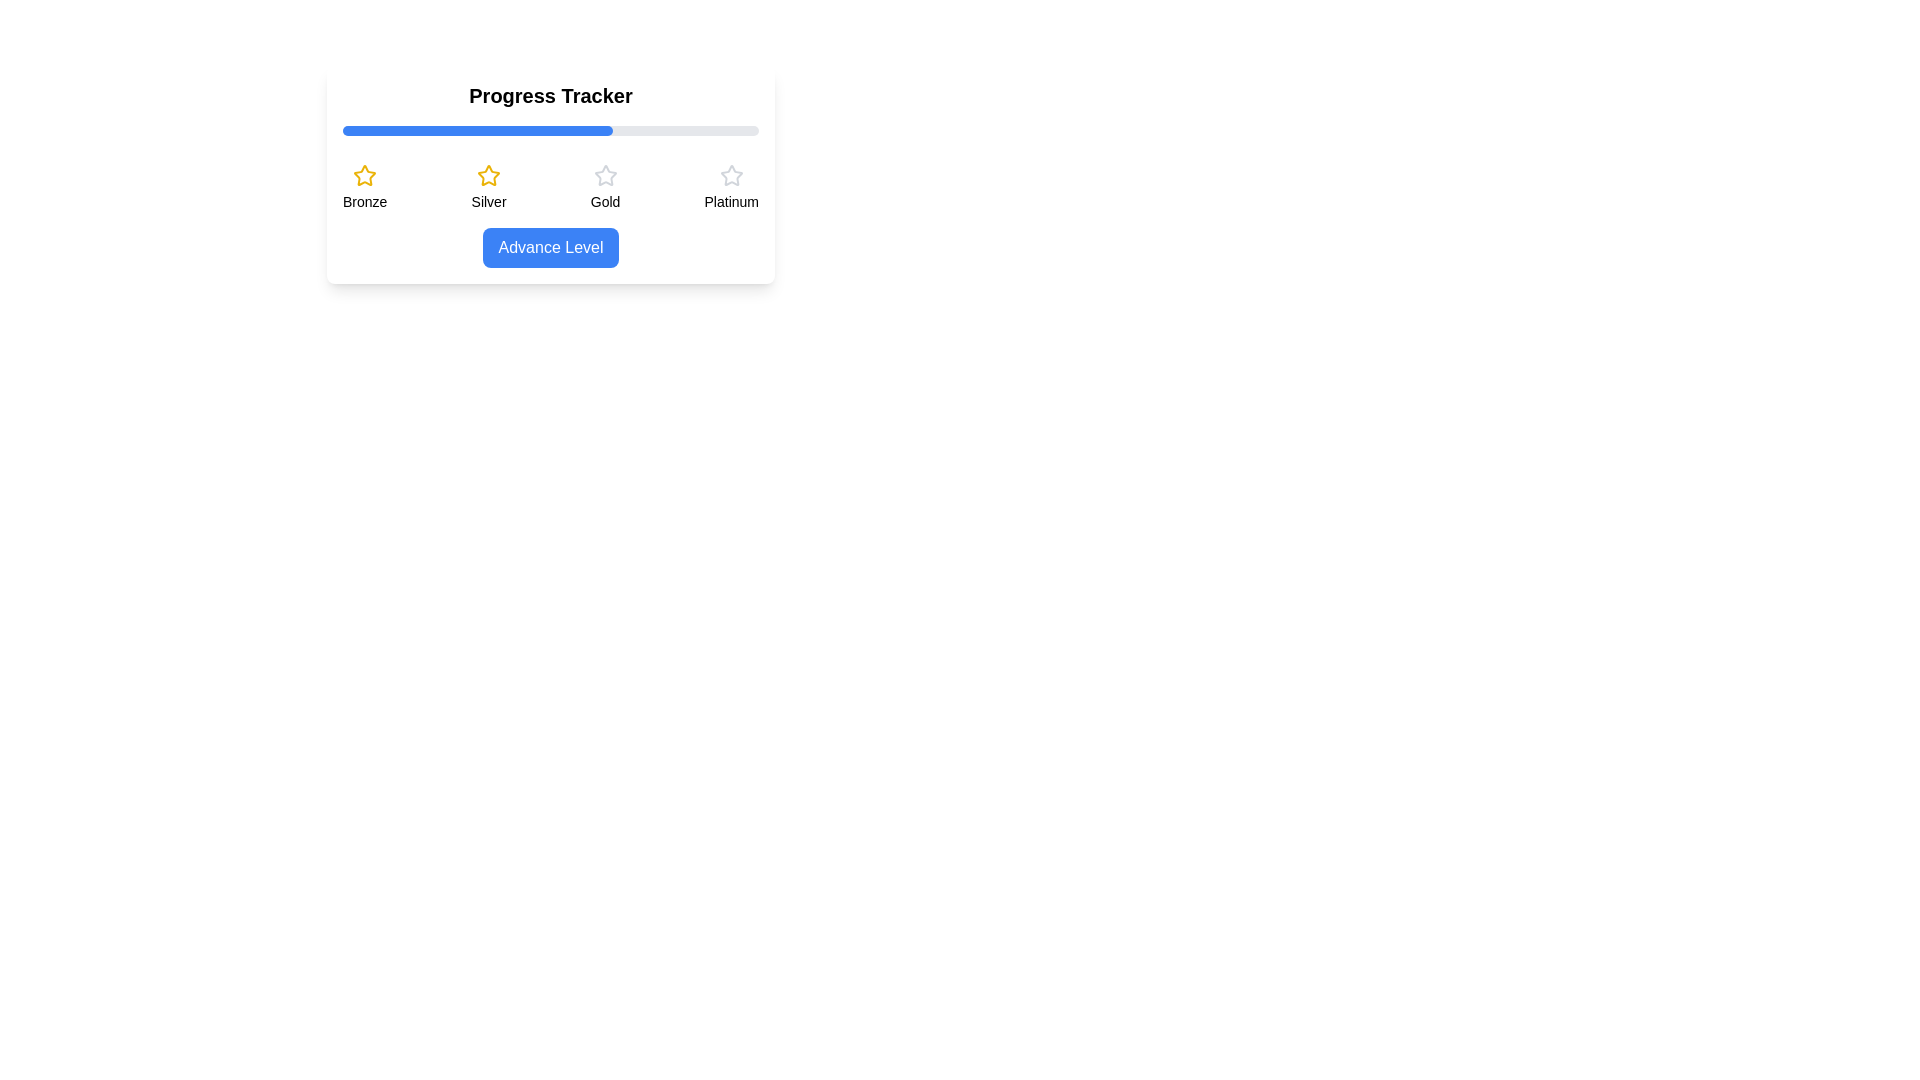  I want to click on the non-interactive UI icon labeled 'Gold' which is a gray star icon above the bold text 'Gold', located in the third position of a horizontal layout below 'Progress Tracker' and above the 'Advance Level' button, so click(604, 185).